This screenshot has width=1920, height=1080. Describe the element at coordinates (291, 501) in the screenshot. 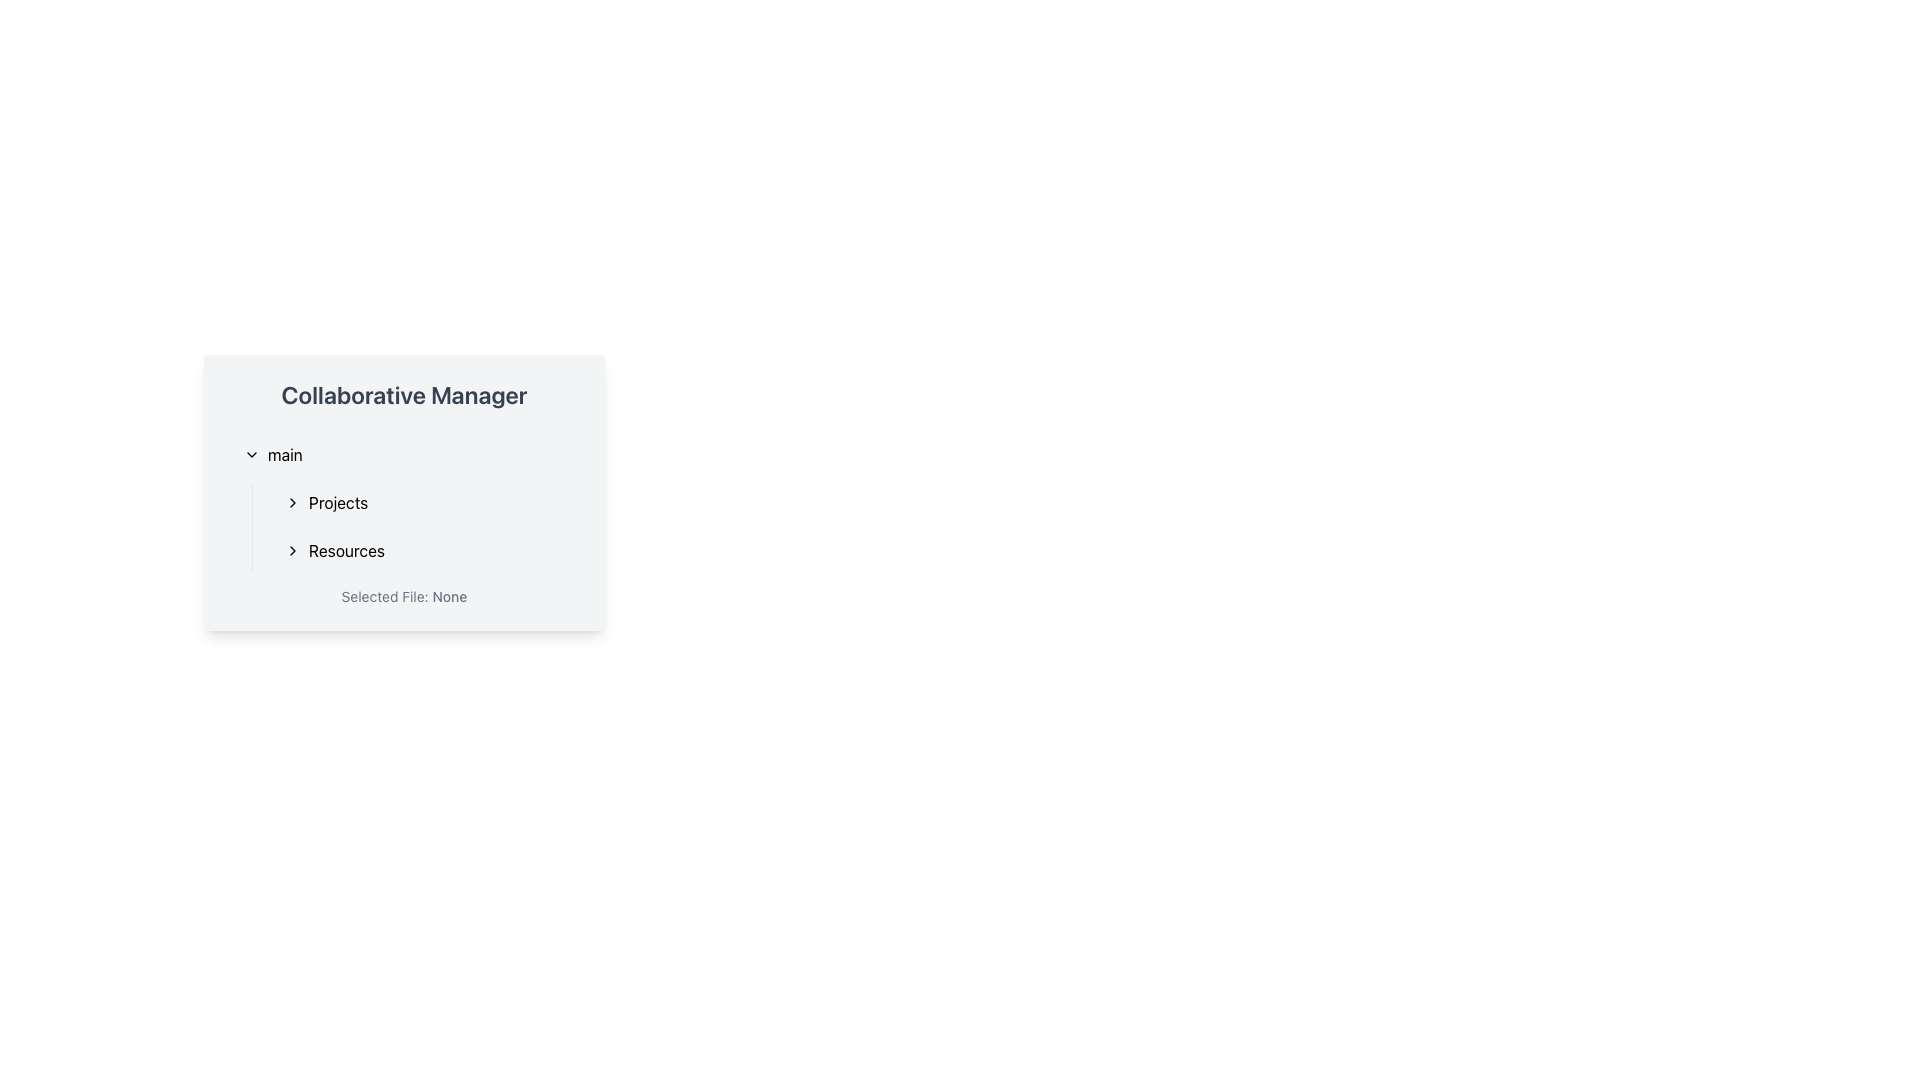

I see `the small right-pointing arrow icon located to the left of the text label 'Projects'` at that location.